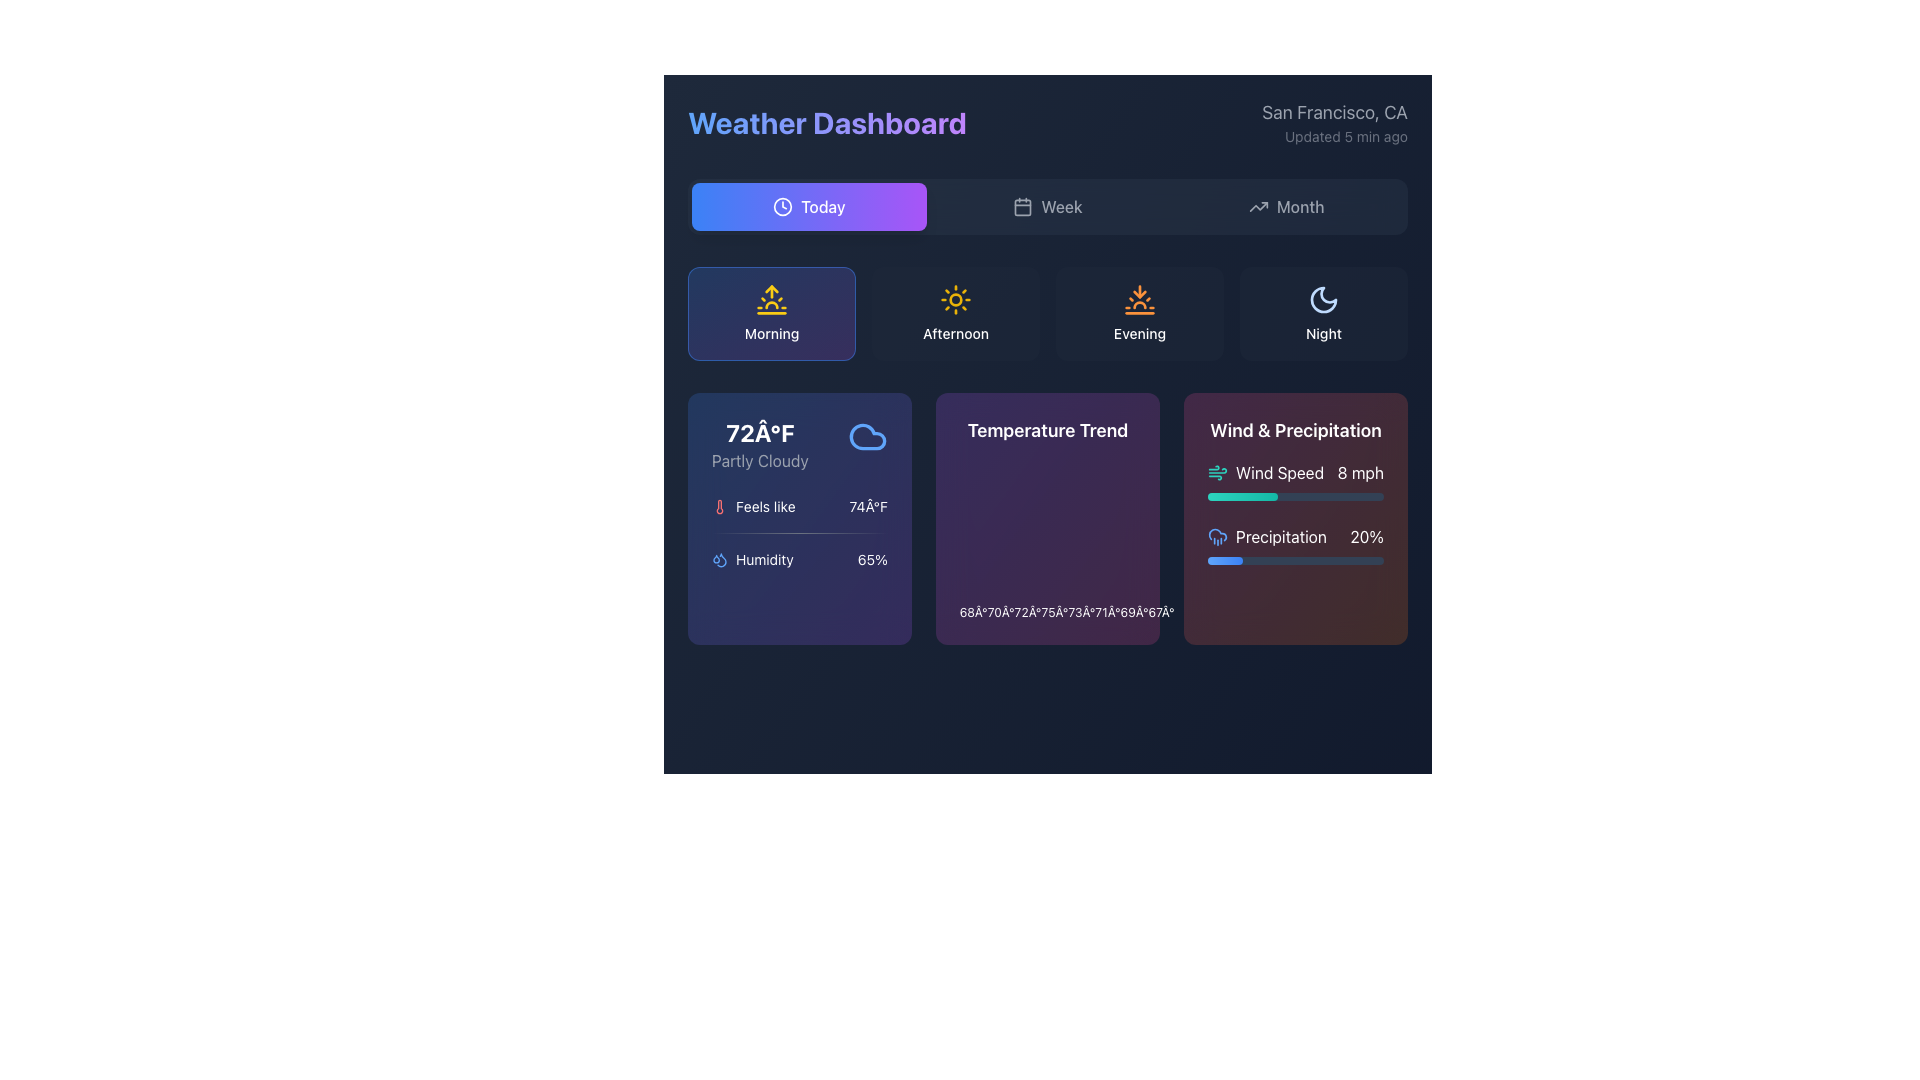 The image size is (1920, 1080). What do you see at coordinates (1217, 535) in the screenshot?
I see `the cloud icon emitting rain located in the 'Wind & Precipitation' panel, positioned left of the 'Precipitation' text` at bounding box center [1217, 535].